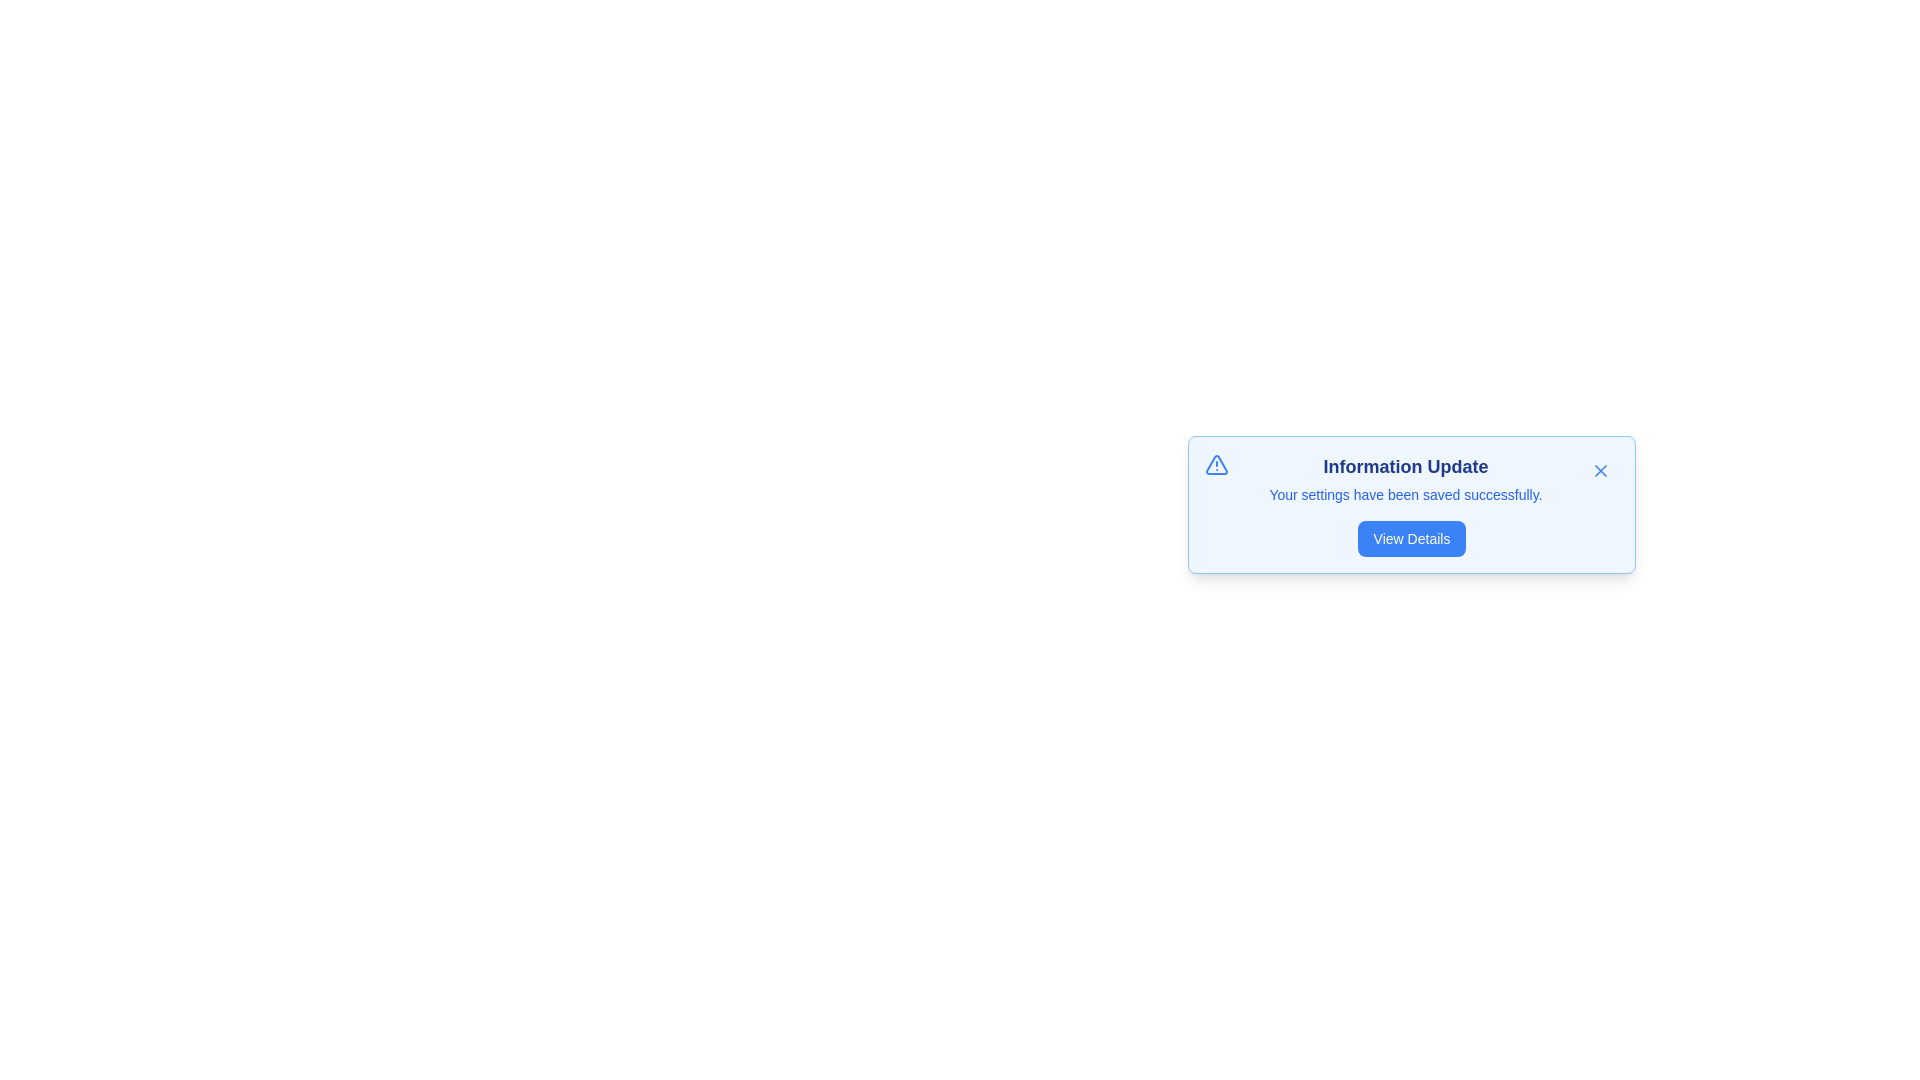 This screenshot has height=1080, width=1920. I want to click on the alert icon to focus or highlight it, so click(1216, 465).